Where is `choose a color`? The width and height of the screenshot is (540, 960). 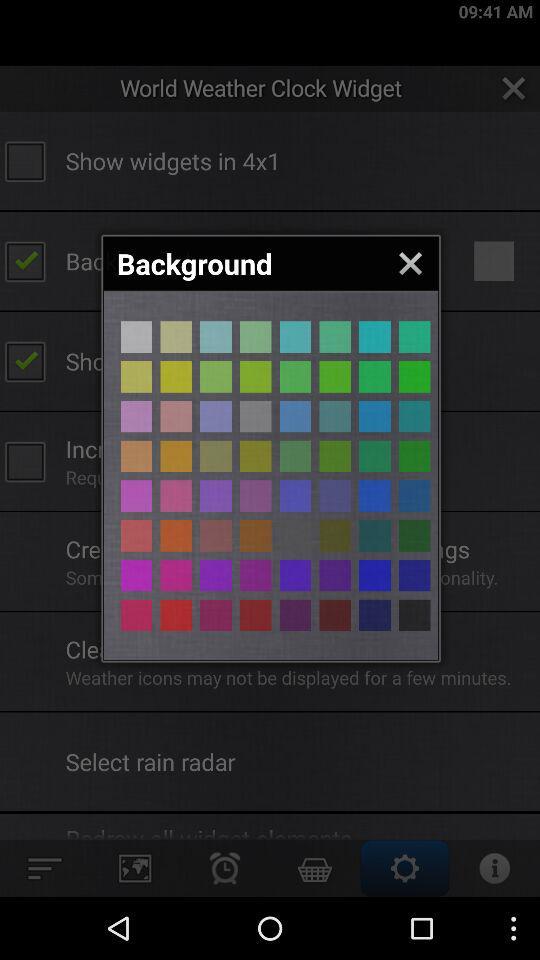 choose a color is located at coordinates (294, 575).